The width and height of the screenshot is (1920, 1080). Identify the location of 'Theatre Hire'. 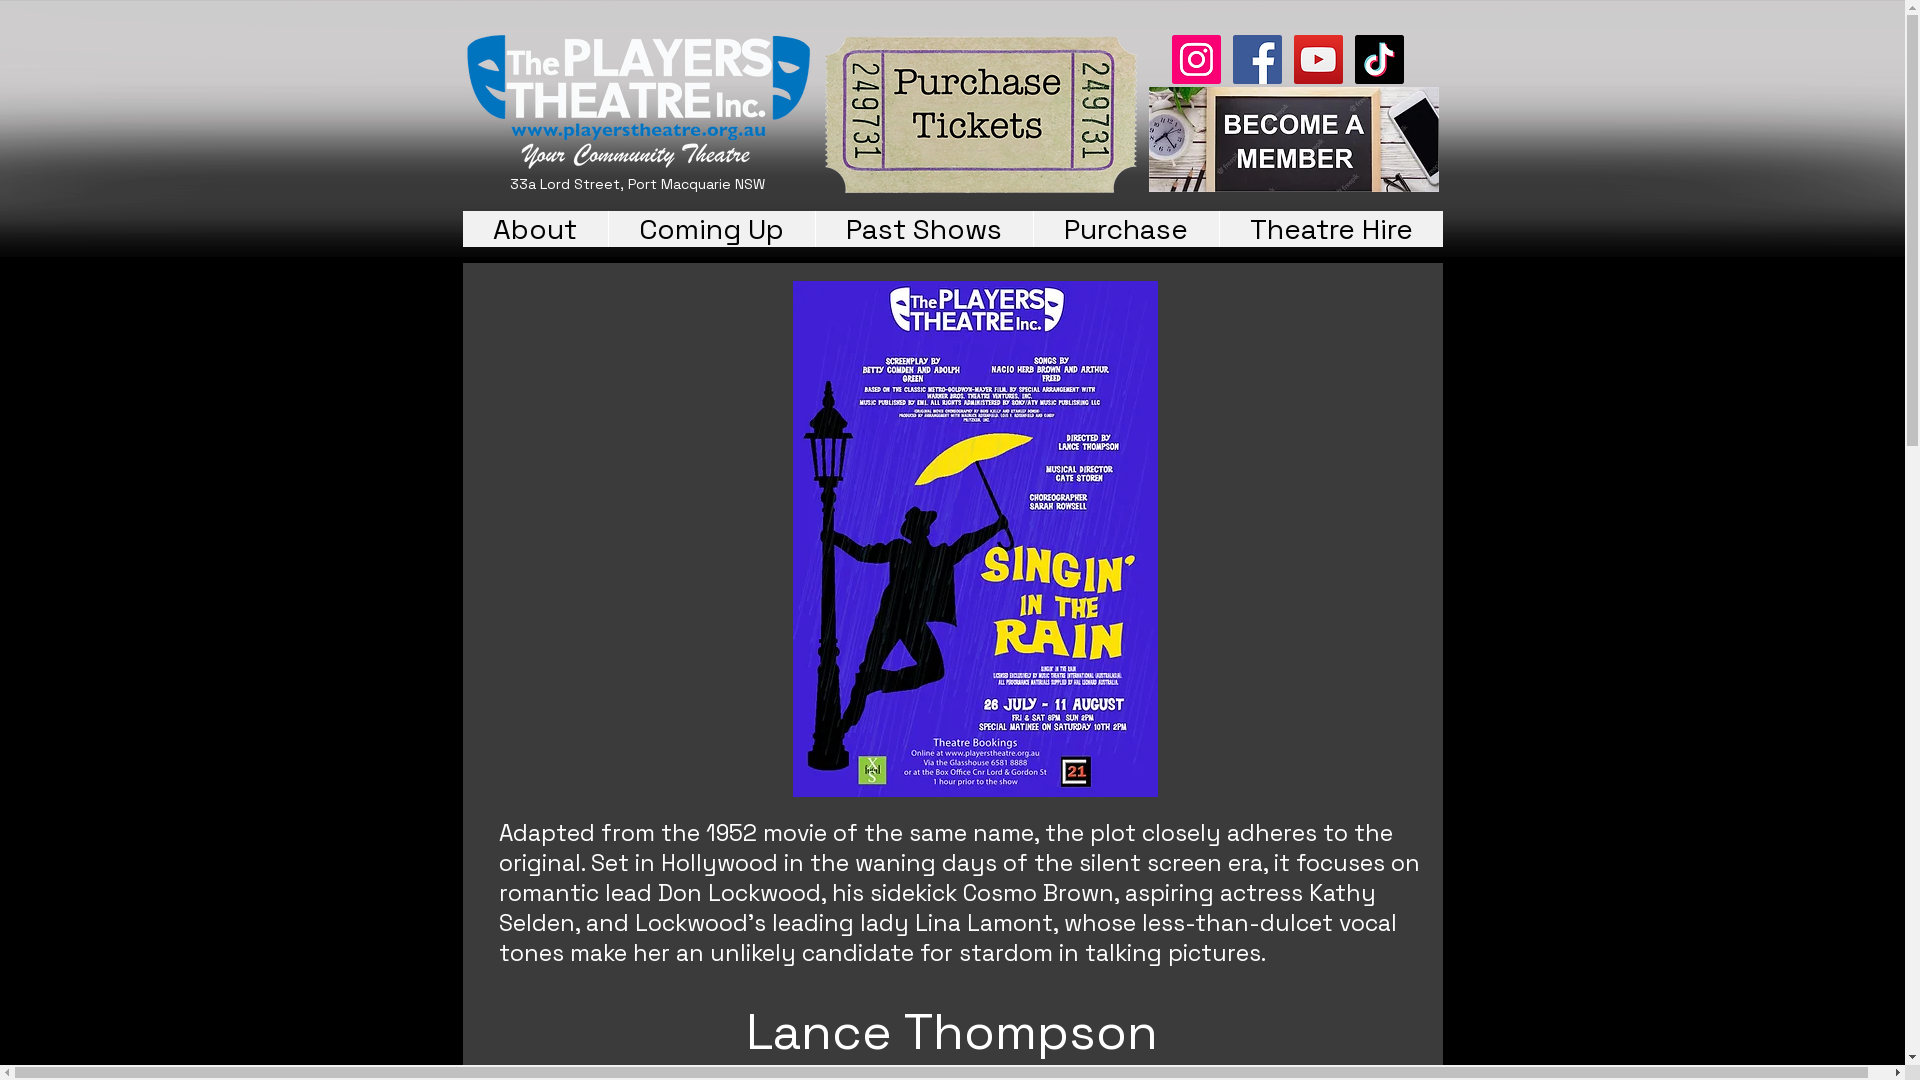
(1329, 227).